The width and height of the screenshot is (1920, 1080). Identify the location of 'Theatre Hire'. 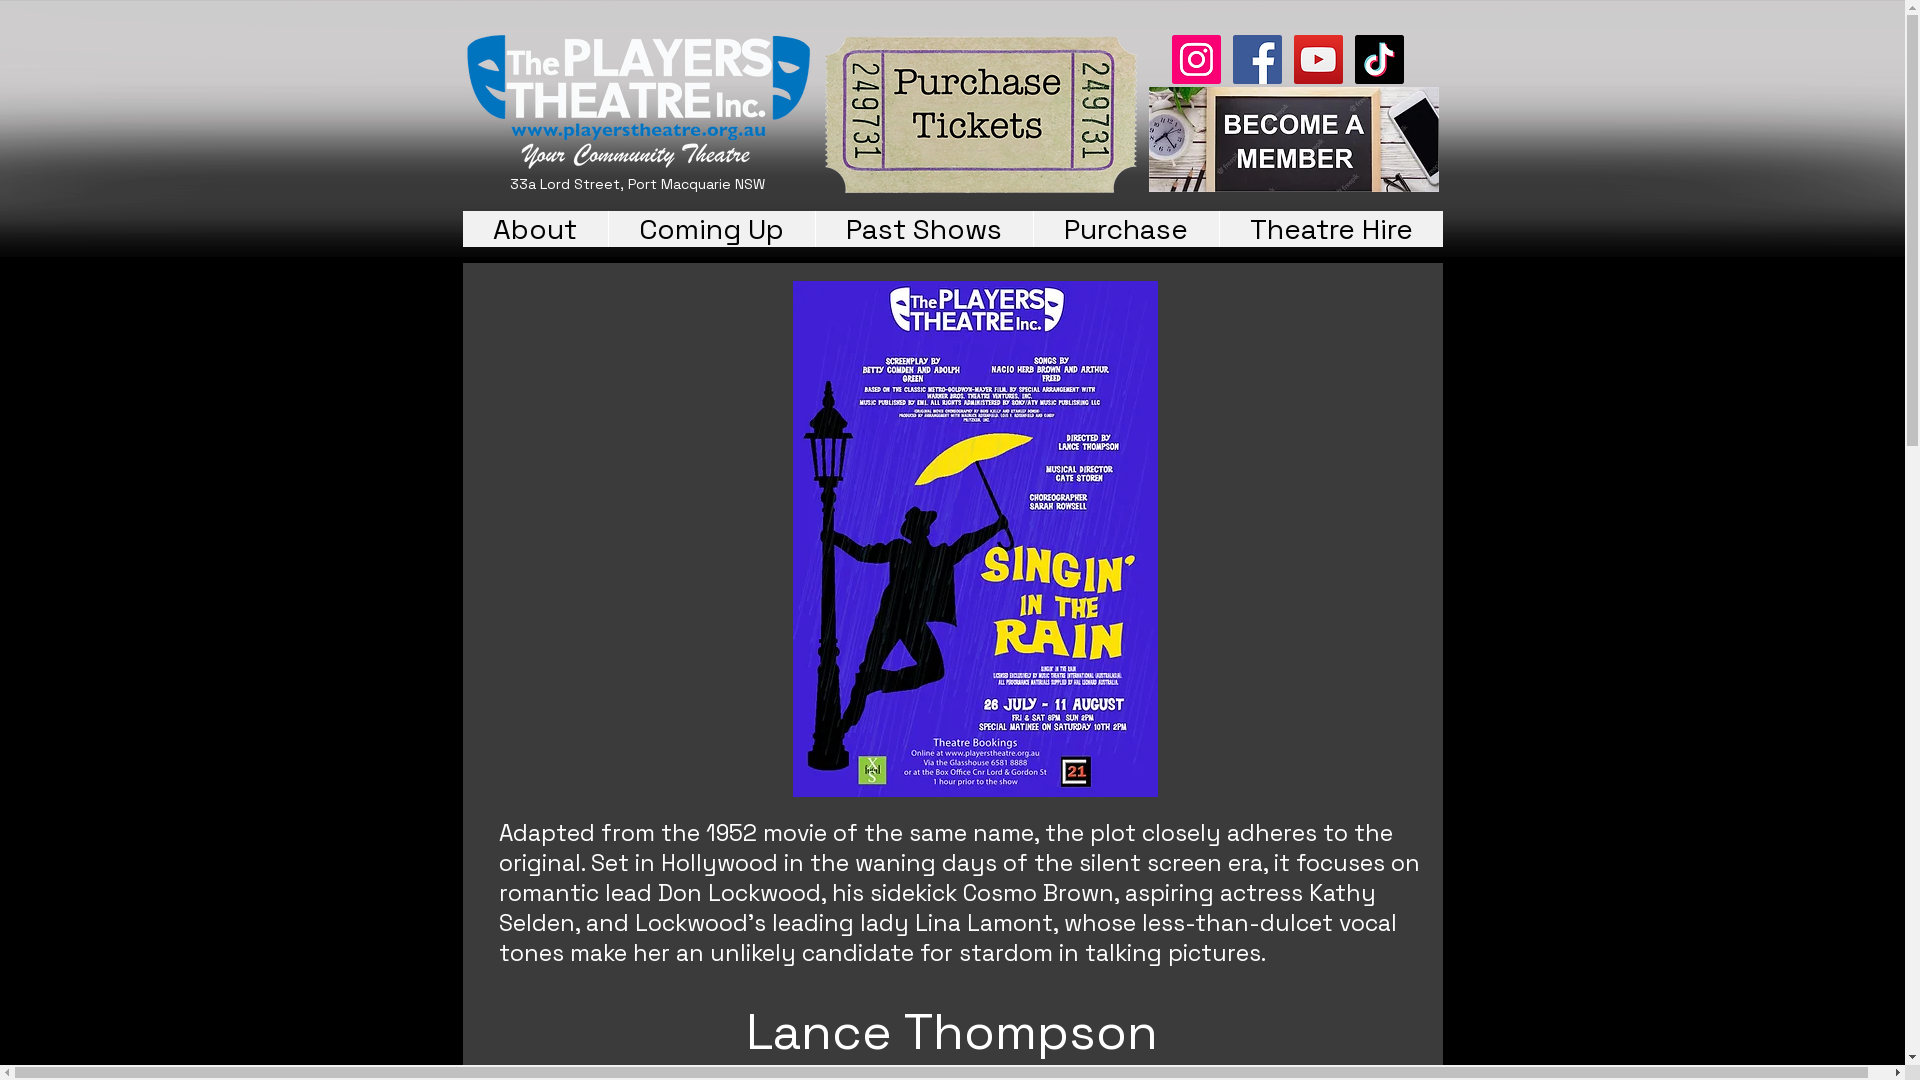
(1329, 227).